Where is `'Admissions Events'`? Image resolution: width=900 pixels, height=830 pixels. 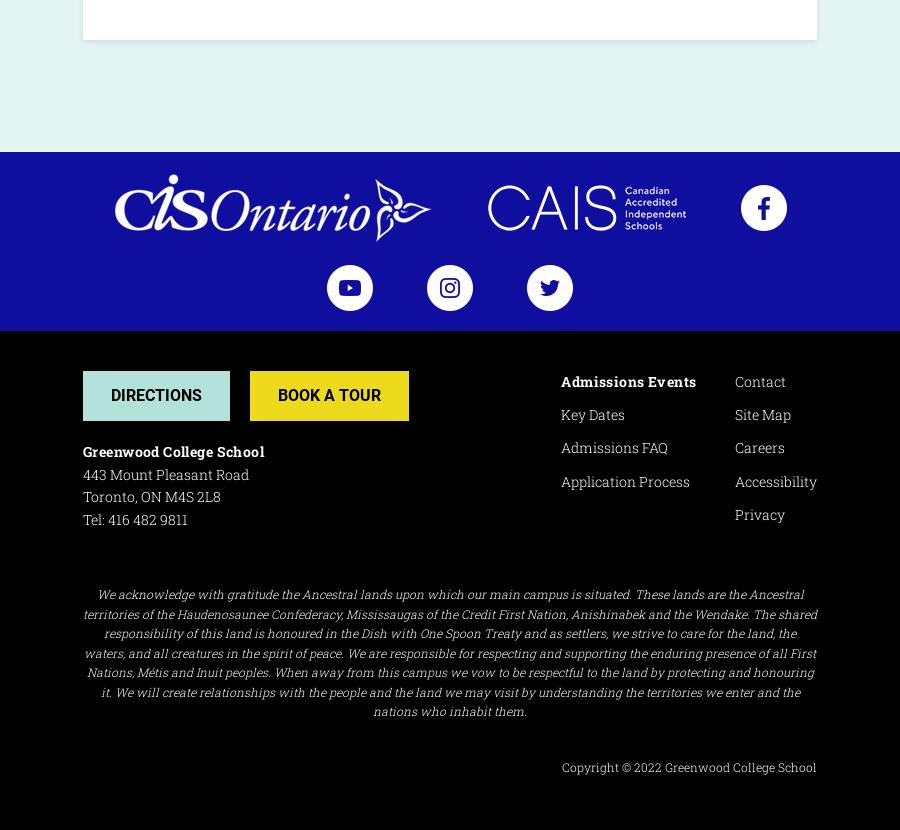
'Admissions Events' is located at coordinates (628, 379).